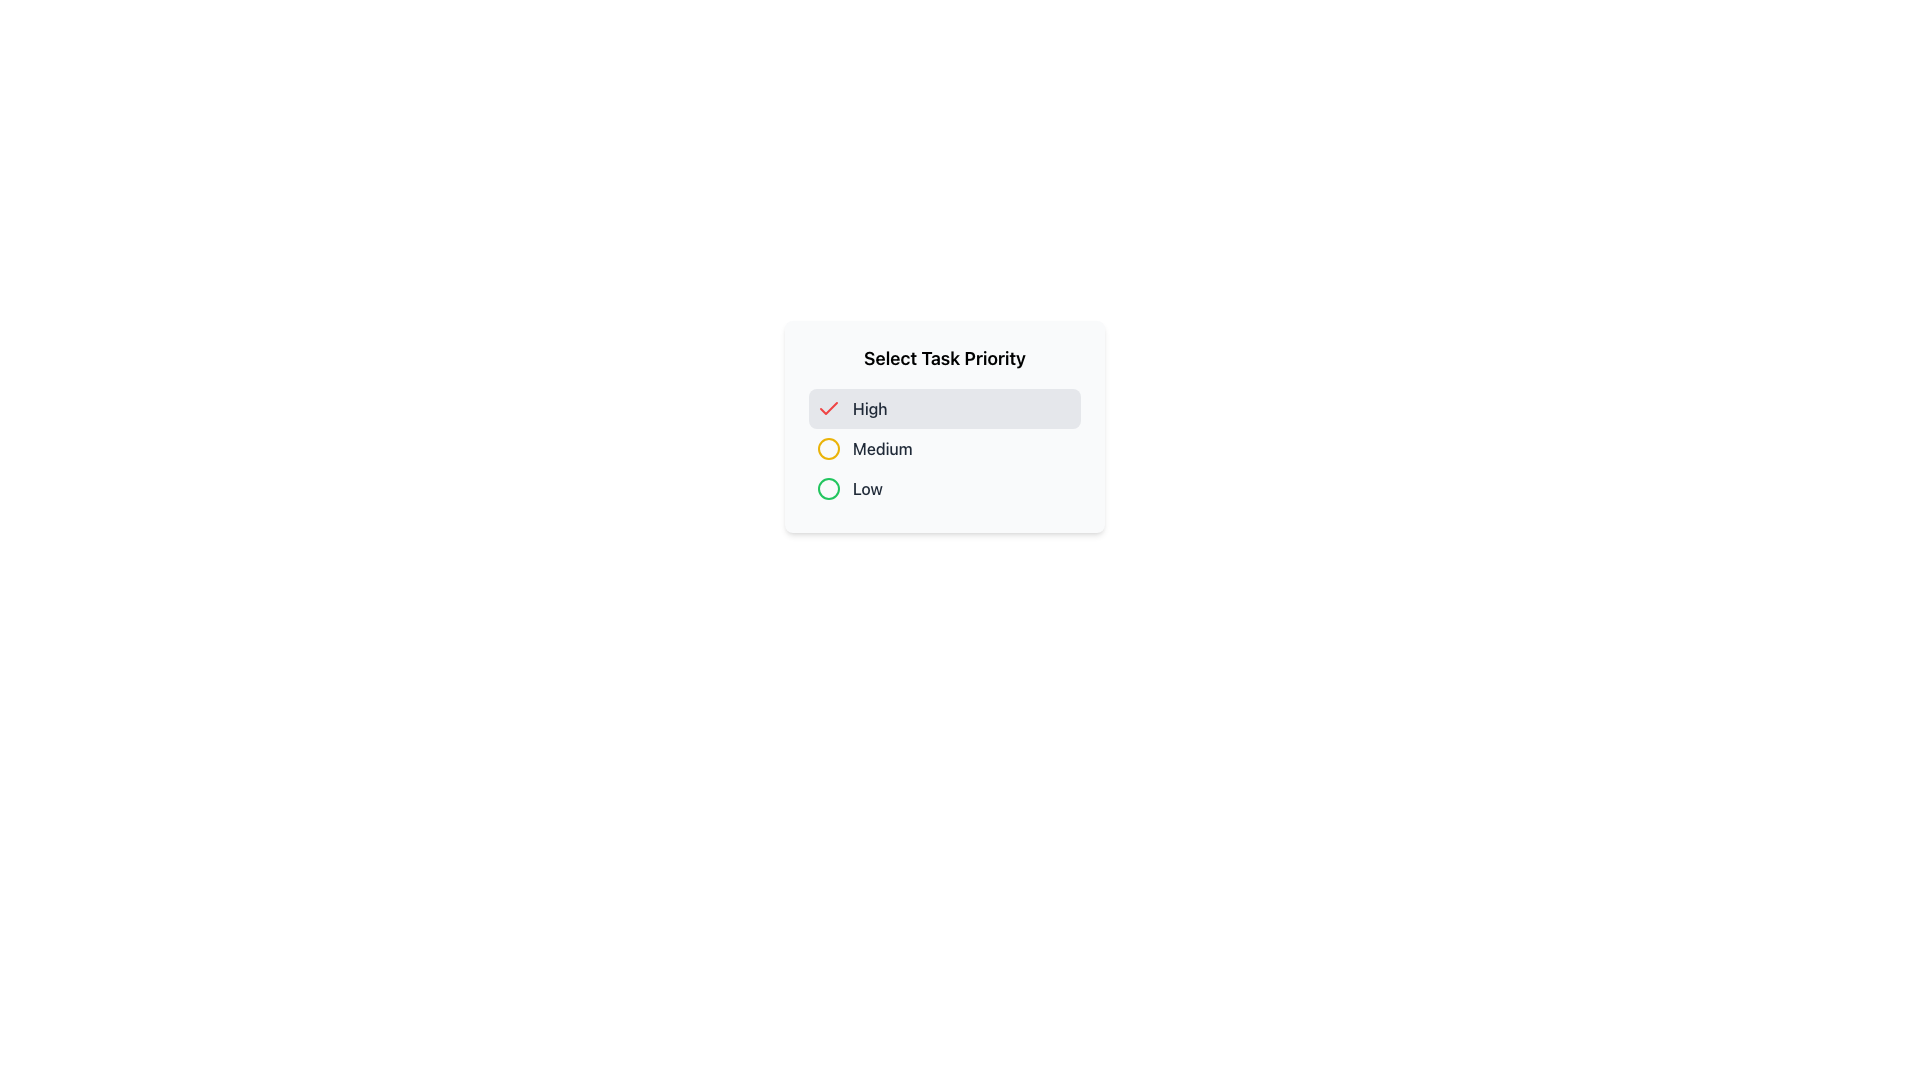 This screenshot has width=1920, height=1080. Describe the element at coordinates (829, 489) in the screenshot. I see `the green-outlined circle icon located to the left of the 'Low' priority label` at that location.